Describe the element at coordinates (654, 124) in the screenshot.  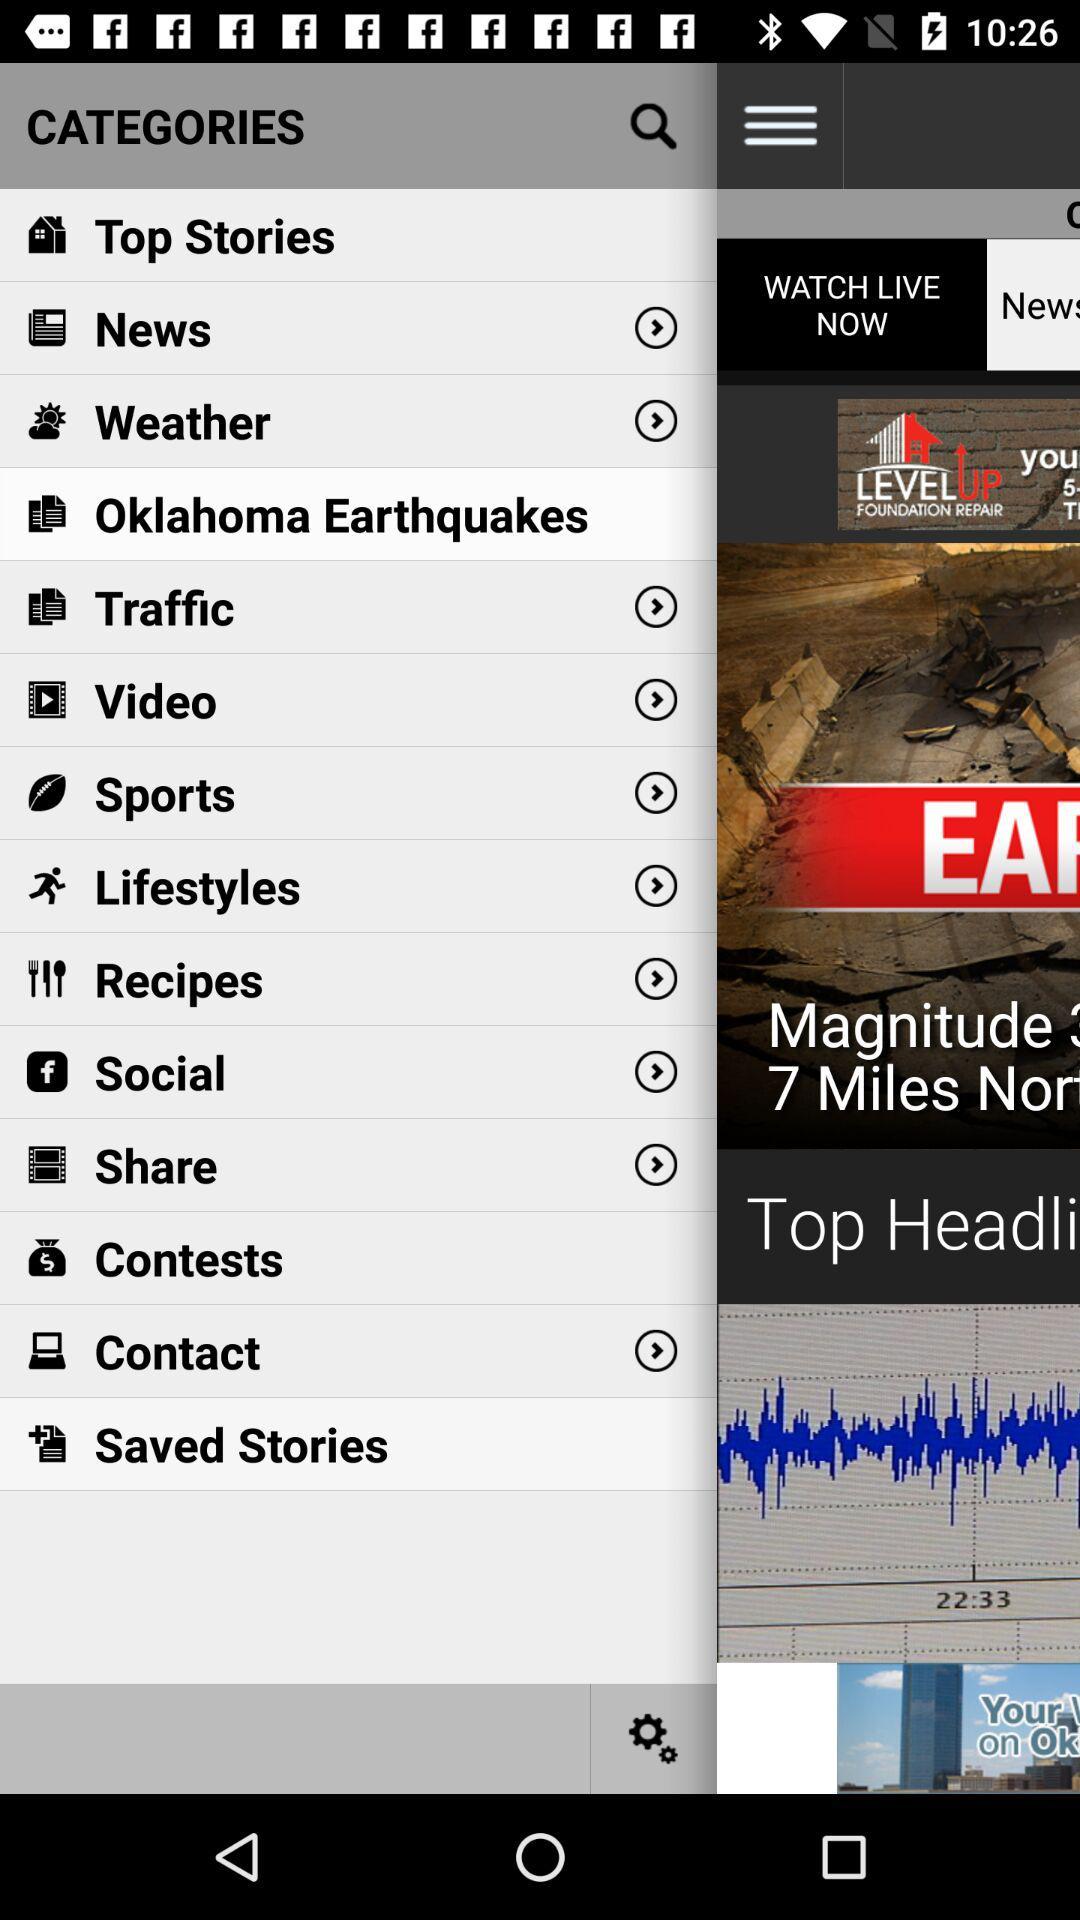
I see `search` at that location.